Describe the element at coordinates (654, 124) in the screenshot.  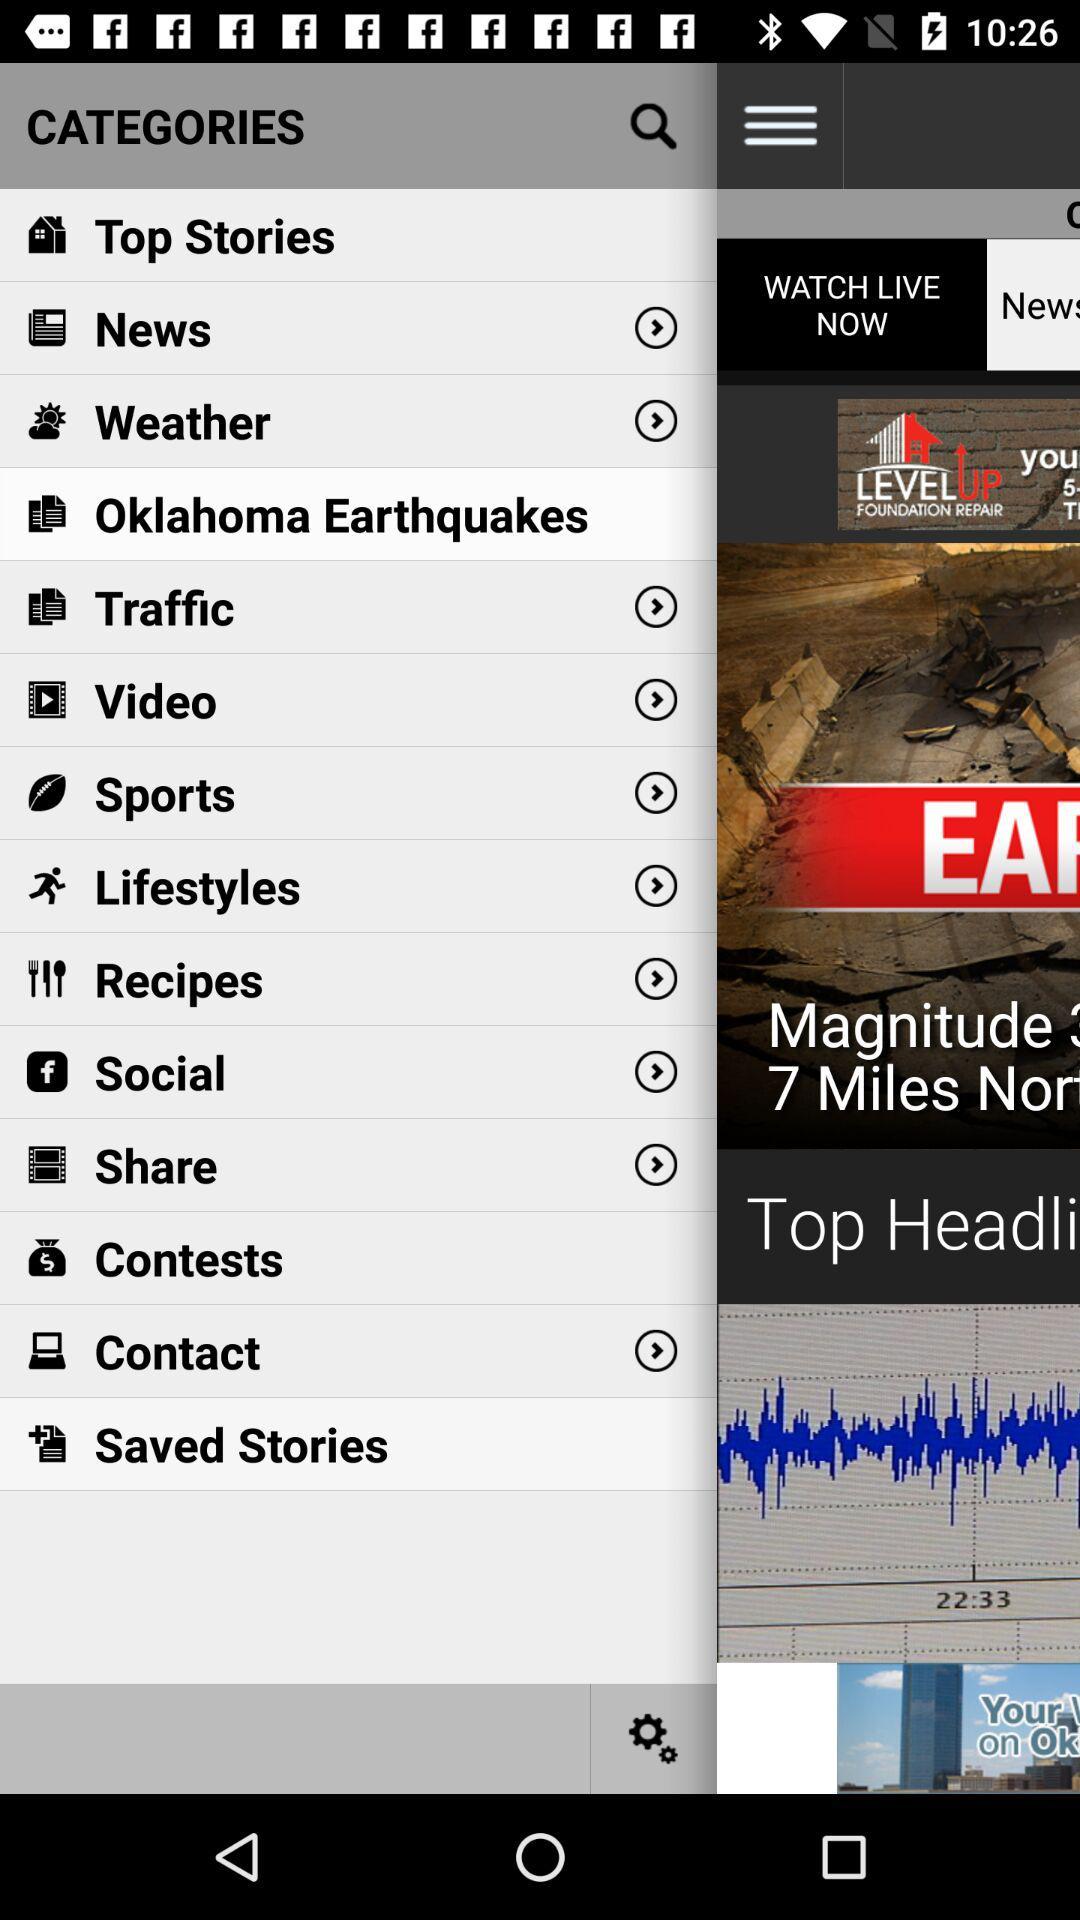
I see `search` at that location.